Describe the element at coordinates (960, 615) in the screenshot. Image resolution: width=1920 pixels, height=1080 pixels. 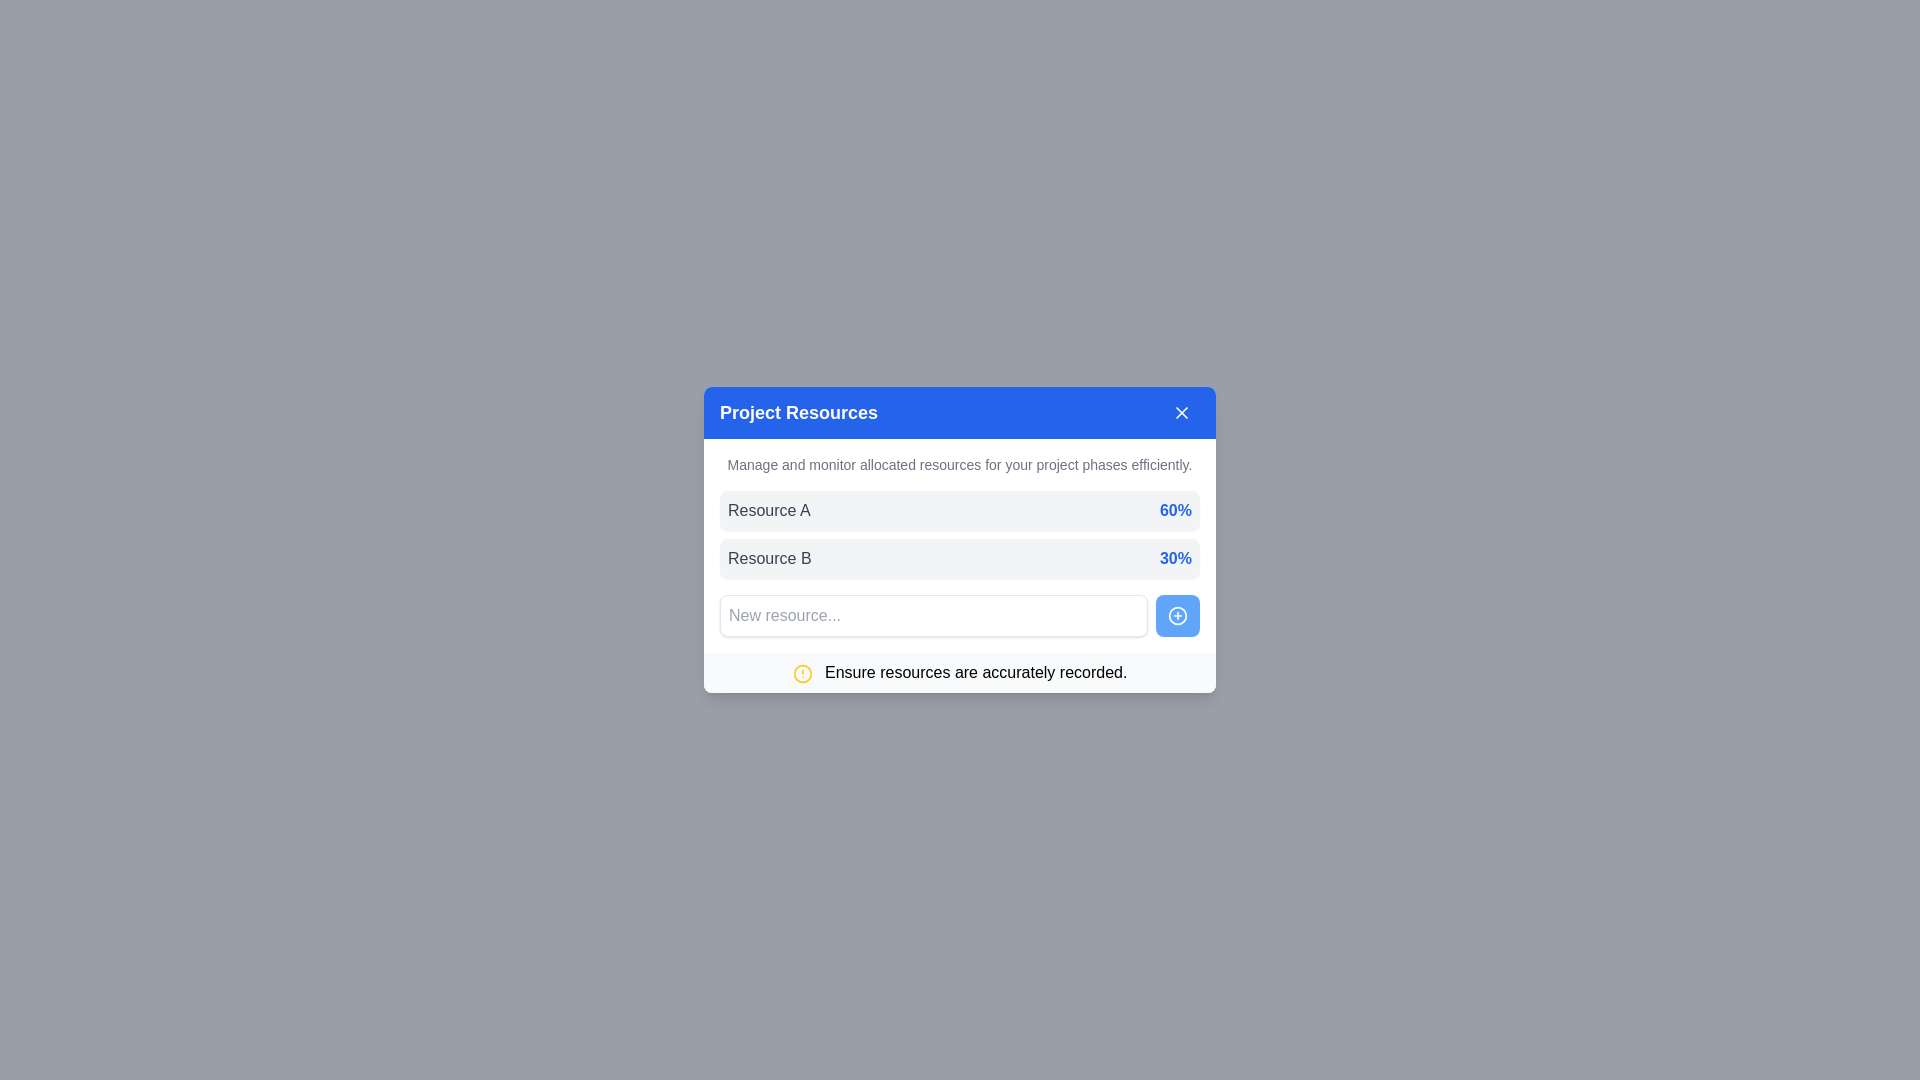
I see `the button in the composite component for adding a new resource, located at the bottom of the 'Project Resources' panel, to trigger a tooltip or style change` at that location.